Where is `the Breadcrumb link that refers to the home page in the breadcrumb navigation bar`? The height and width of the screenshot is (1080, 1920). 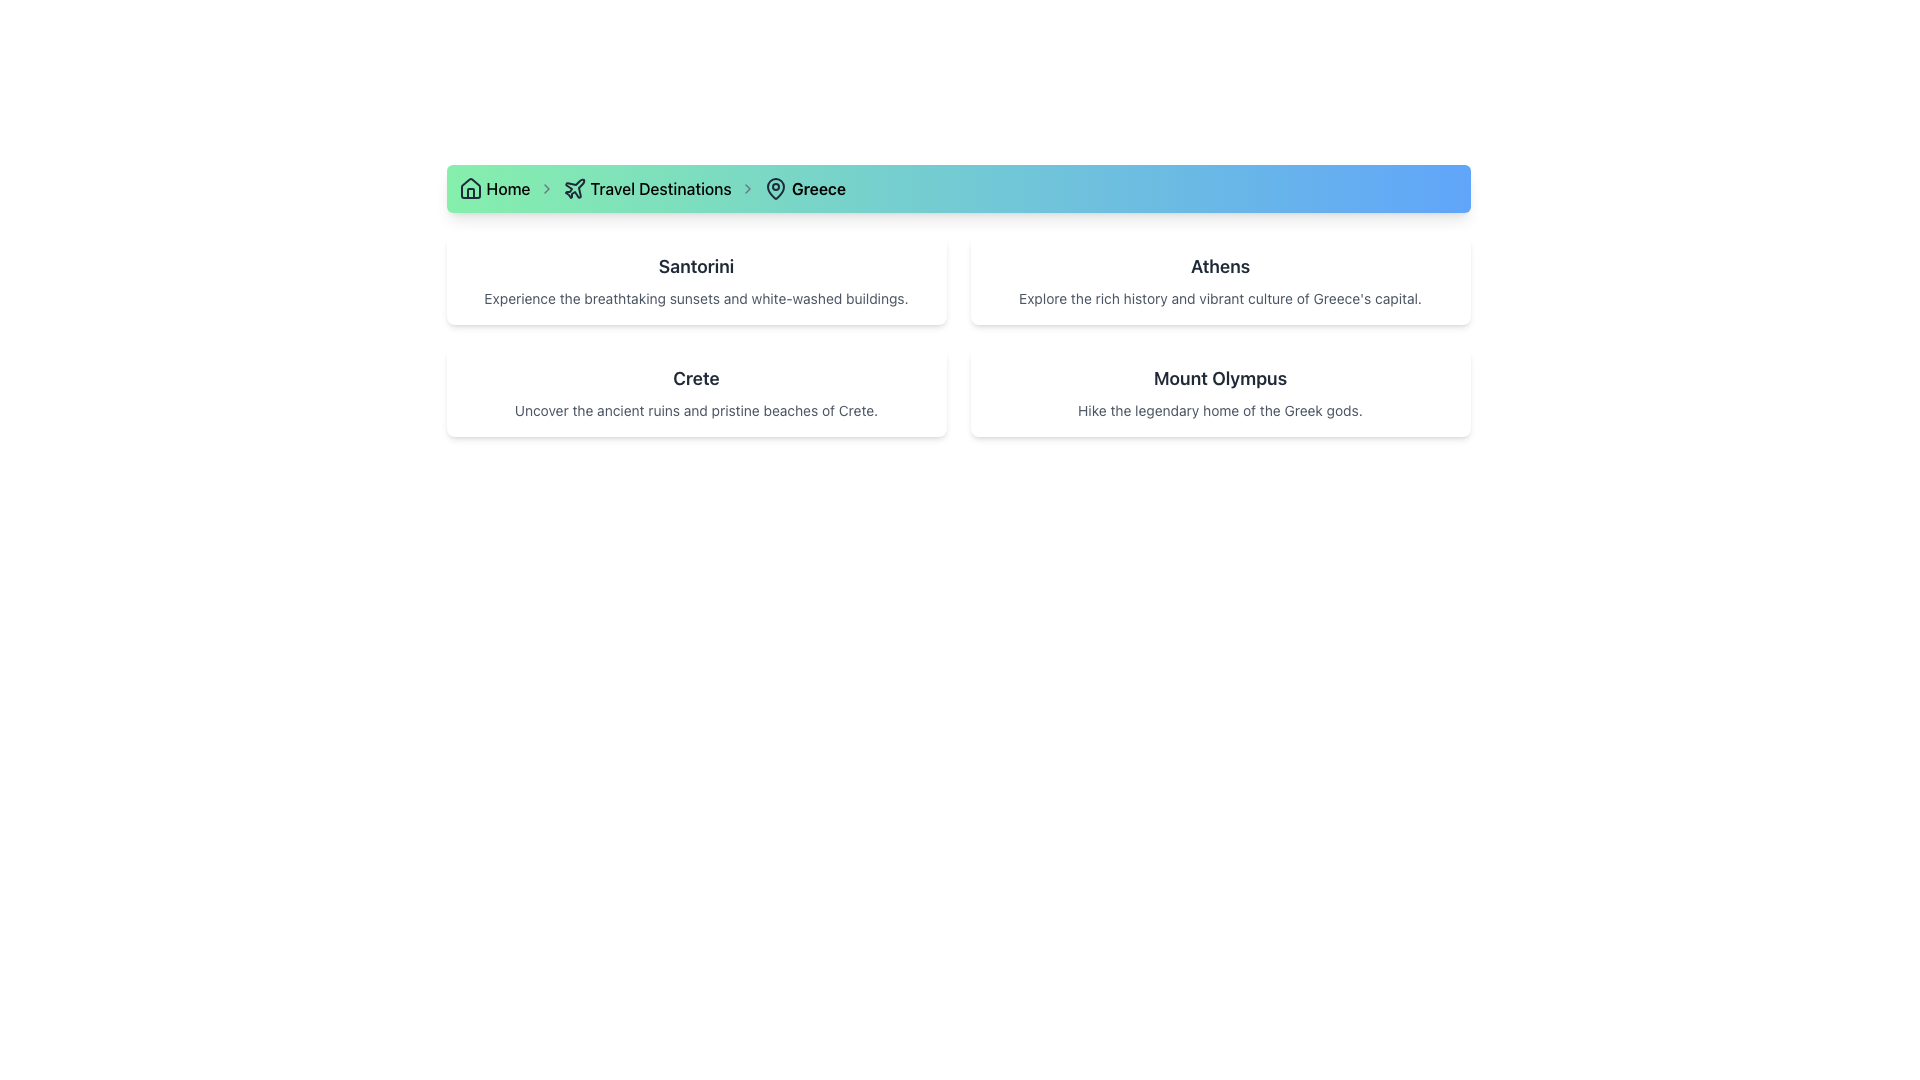 the Breadcrumb link that refers to the home page in the breadcrumb navigation bar is located at coordinates (494, 189).